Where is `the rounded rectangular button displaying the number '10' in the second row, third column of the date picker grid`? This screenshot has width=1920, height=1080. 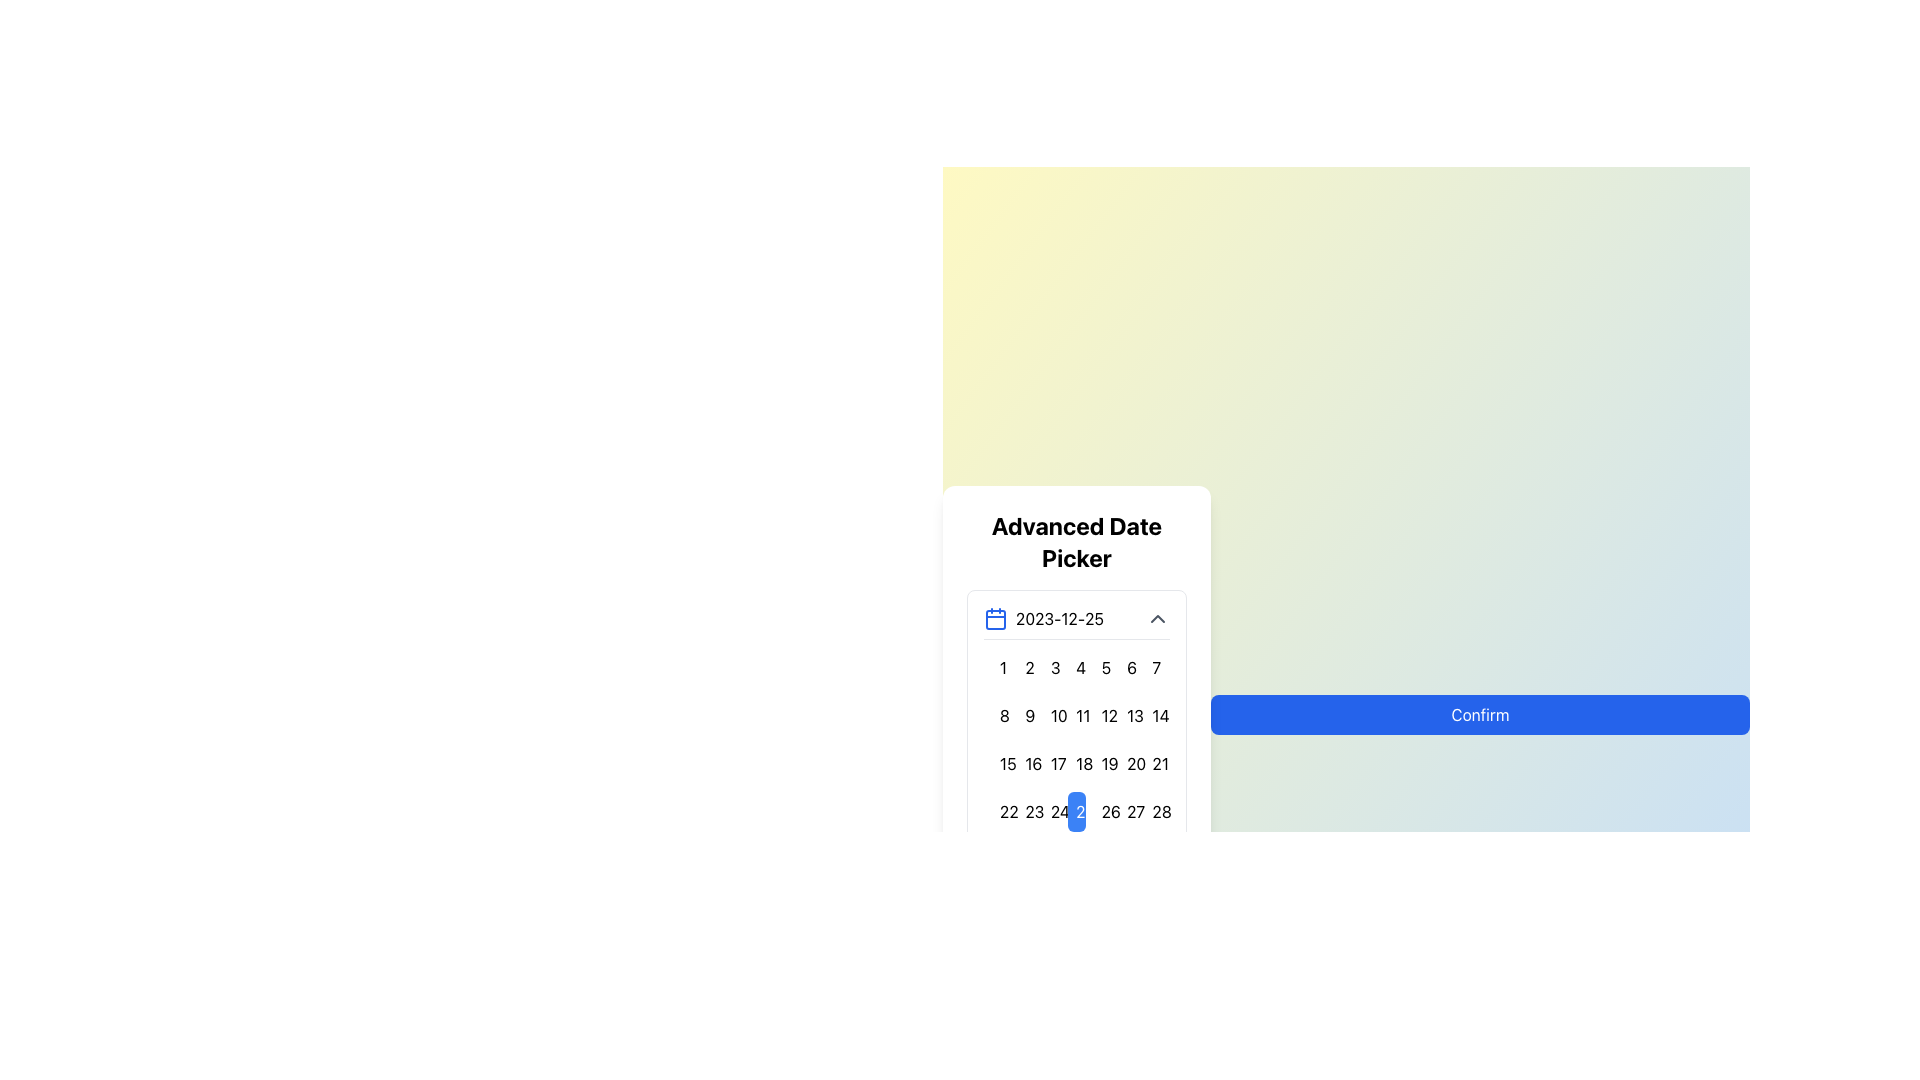 the rounded rectangular button displaying the number '10' in the second row, third column of the date picker grid is located at coordinates (1050, 714).